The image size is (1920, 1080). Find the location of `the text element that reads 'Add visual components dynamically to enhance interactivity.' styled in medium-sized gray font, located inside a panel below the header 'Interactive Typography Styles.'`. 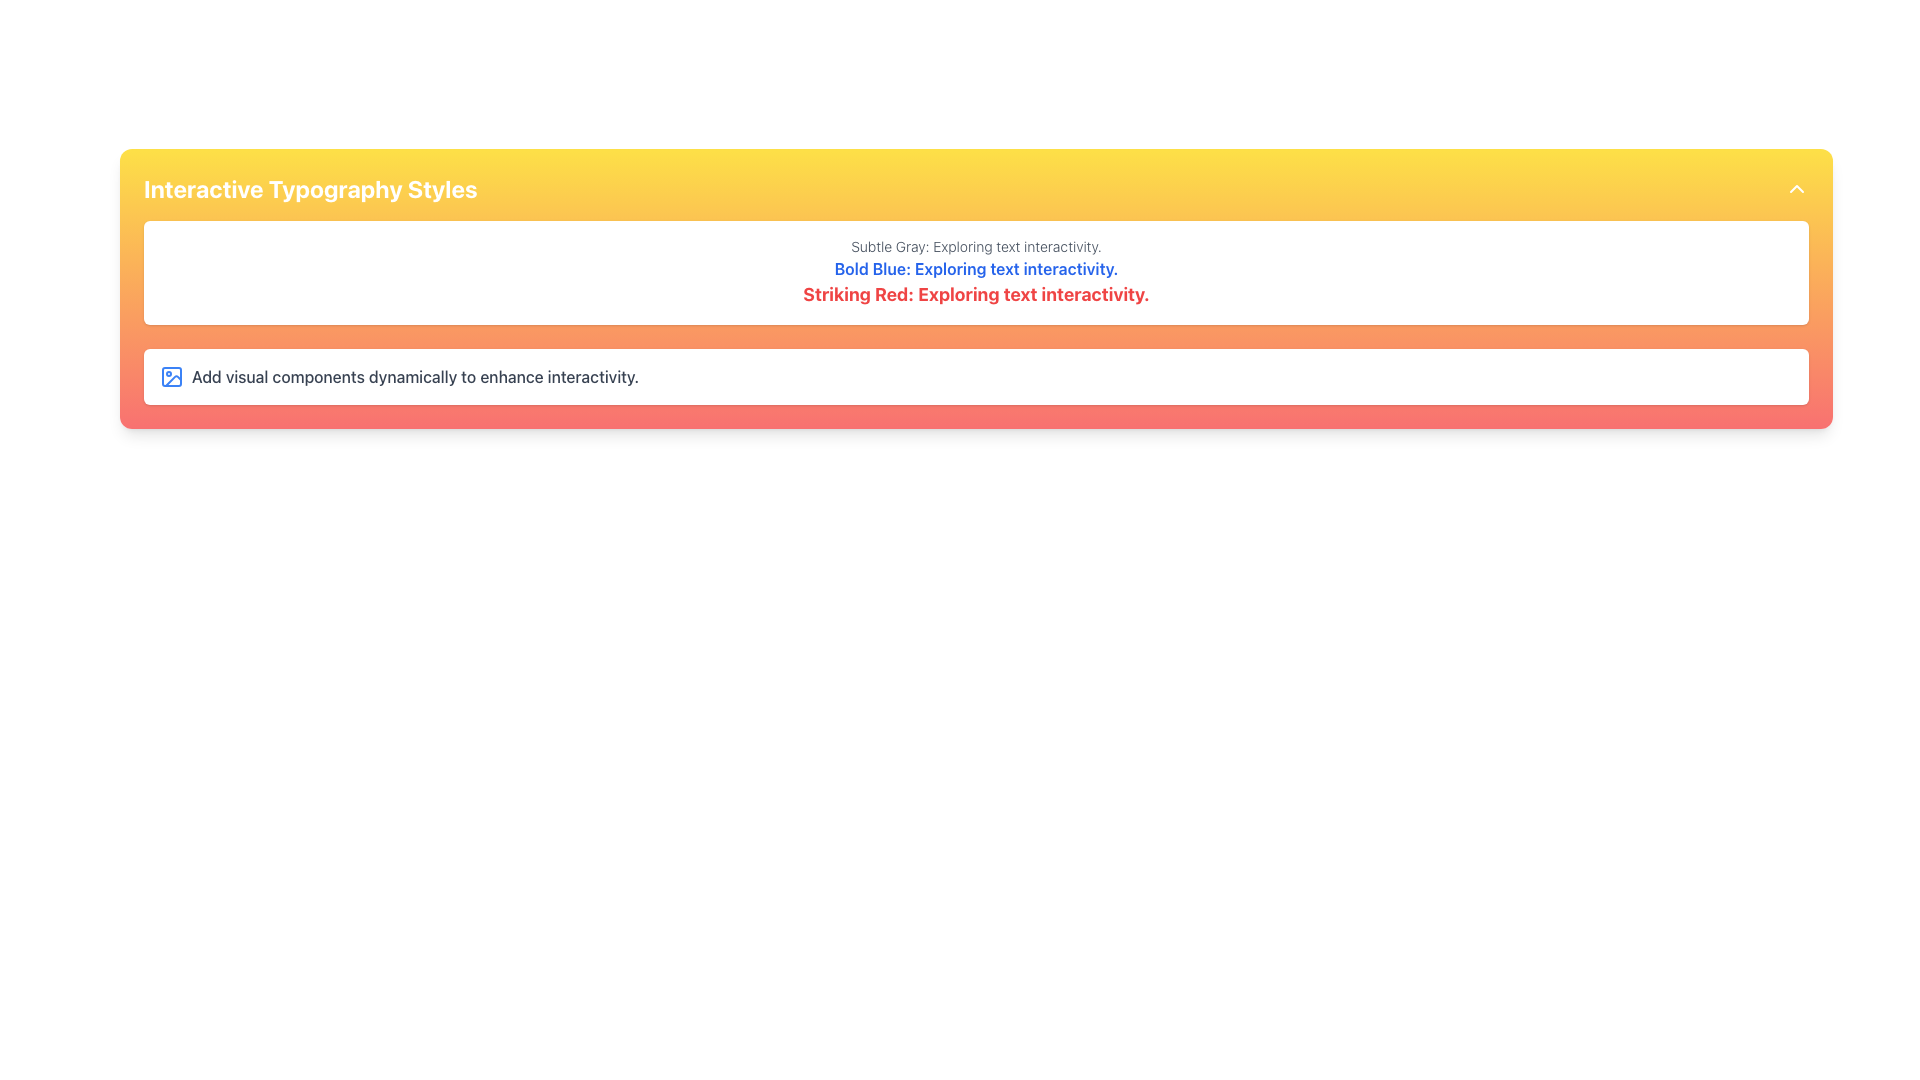

the text element that reads 'Add visual components dynamically to enhance interactivity.' styled in medium-sized gray font, located inside a panel below the header 'Interactive Typography Styles.' is located at coordinates (414, 377).